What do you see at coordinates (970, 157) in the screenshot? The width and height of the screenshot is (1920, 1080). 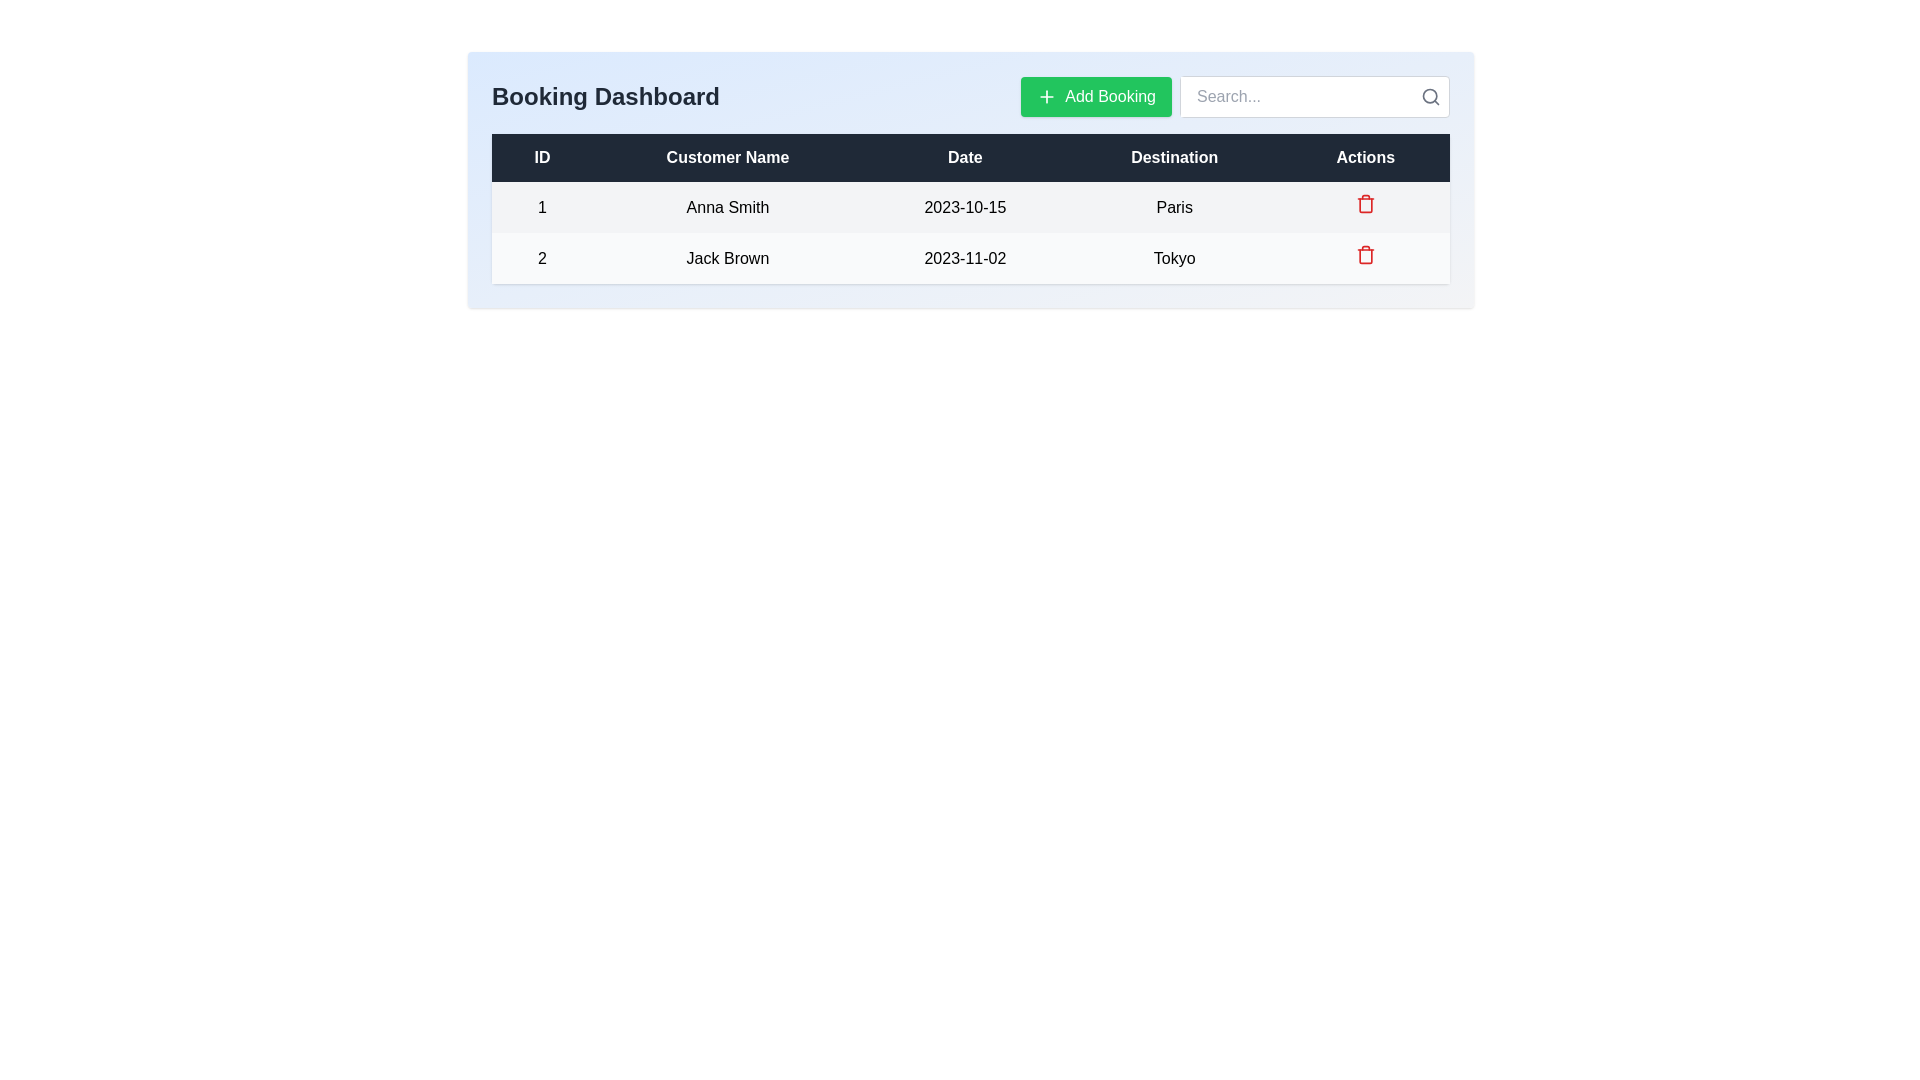 I see `the 'Date' text header element, which is styled with white text on a dark background and is the third column header in the table` at bounding box center [970, 157].